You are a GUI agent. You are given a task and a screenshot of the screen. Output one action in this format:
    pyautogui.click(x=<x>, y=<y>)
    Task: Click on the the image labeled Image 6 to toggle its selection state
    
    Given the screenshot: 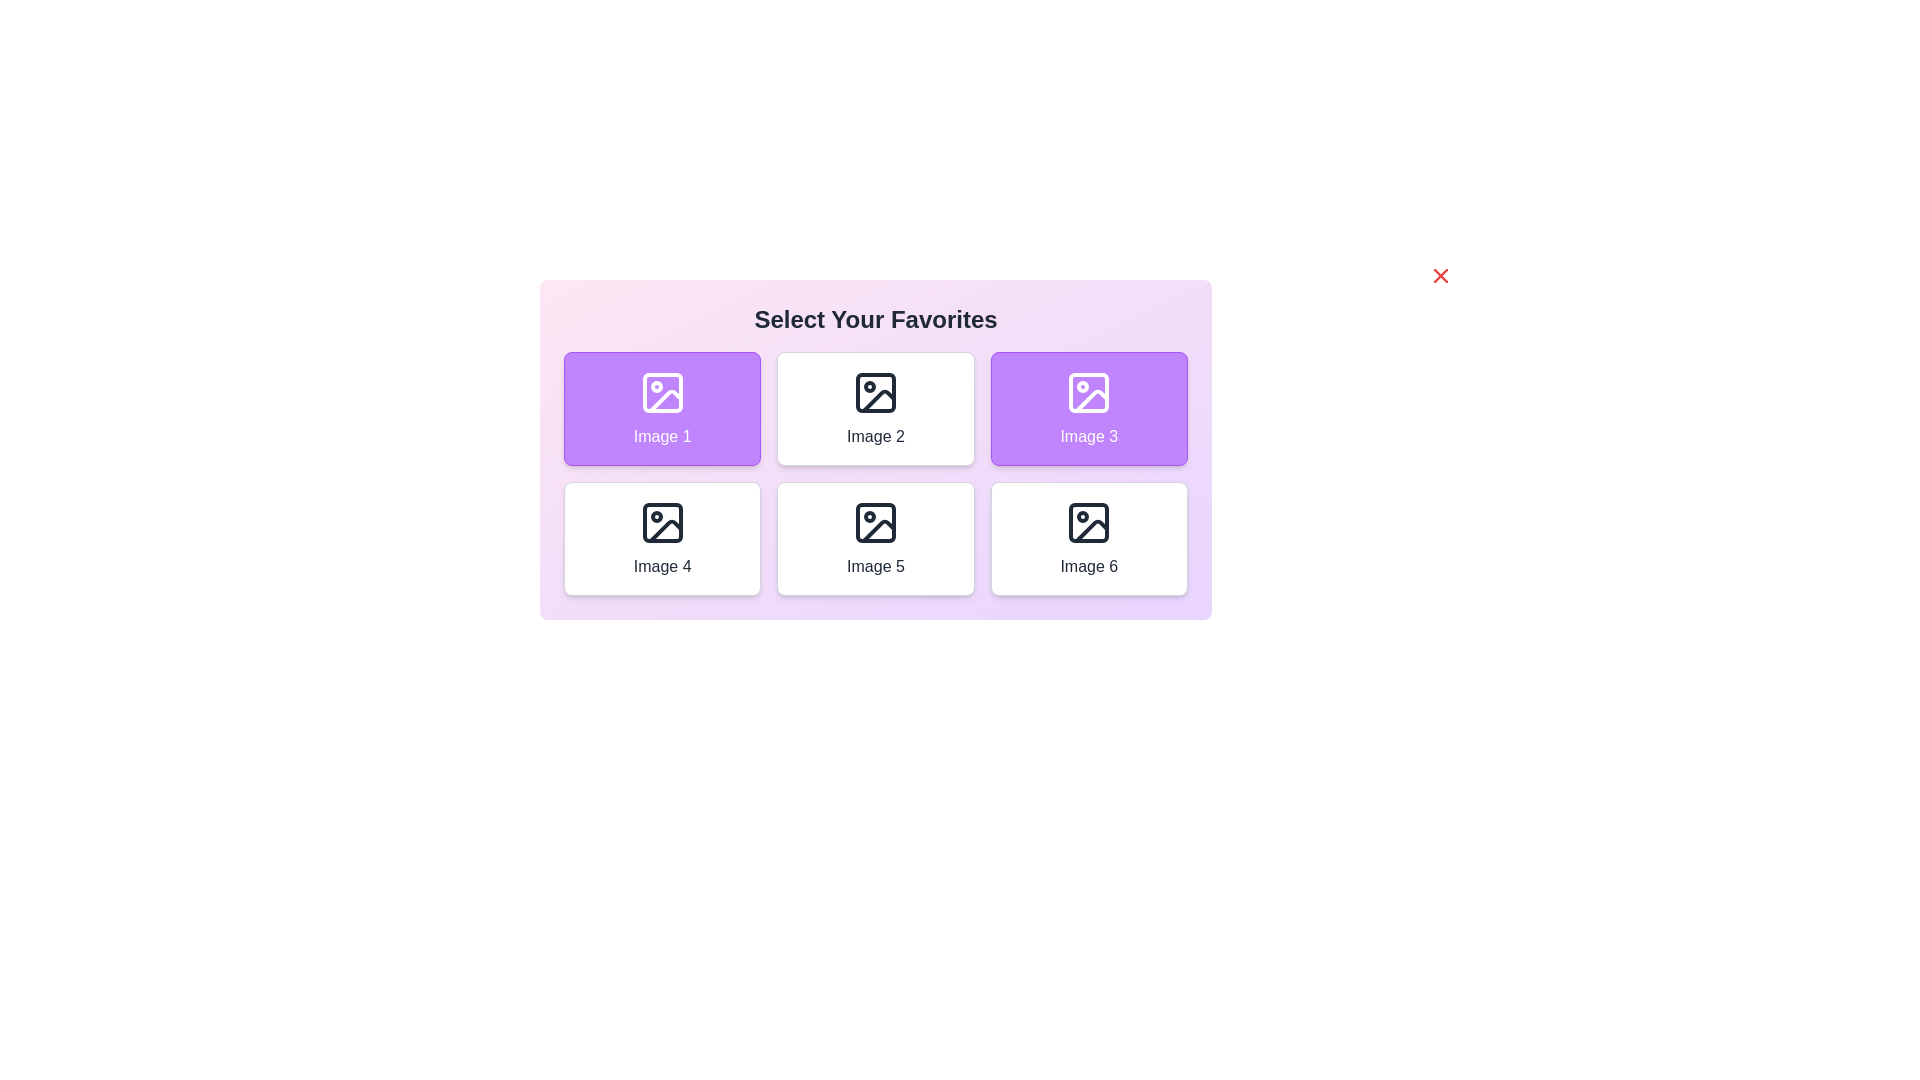 What is the action you would take?
    pyautogui.click(x=1088, y=538)
    